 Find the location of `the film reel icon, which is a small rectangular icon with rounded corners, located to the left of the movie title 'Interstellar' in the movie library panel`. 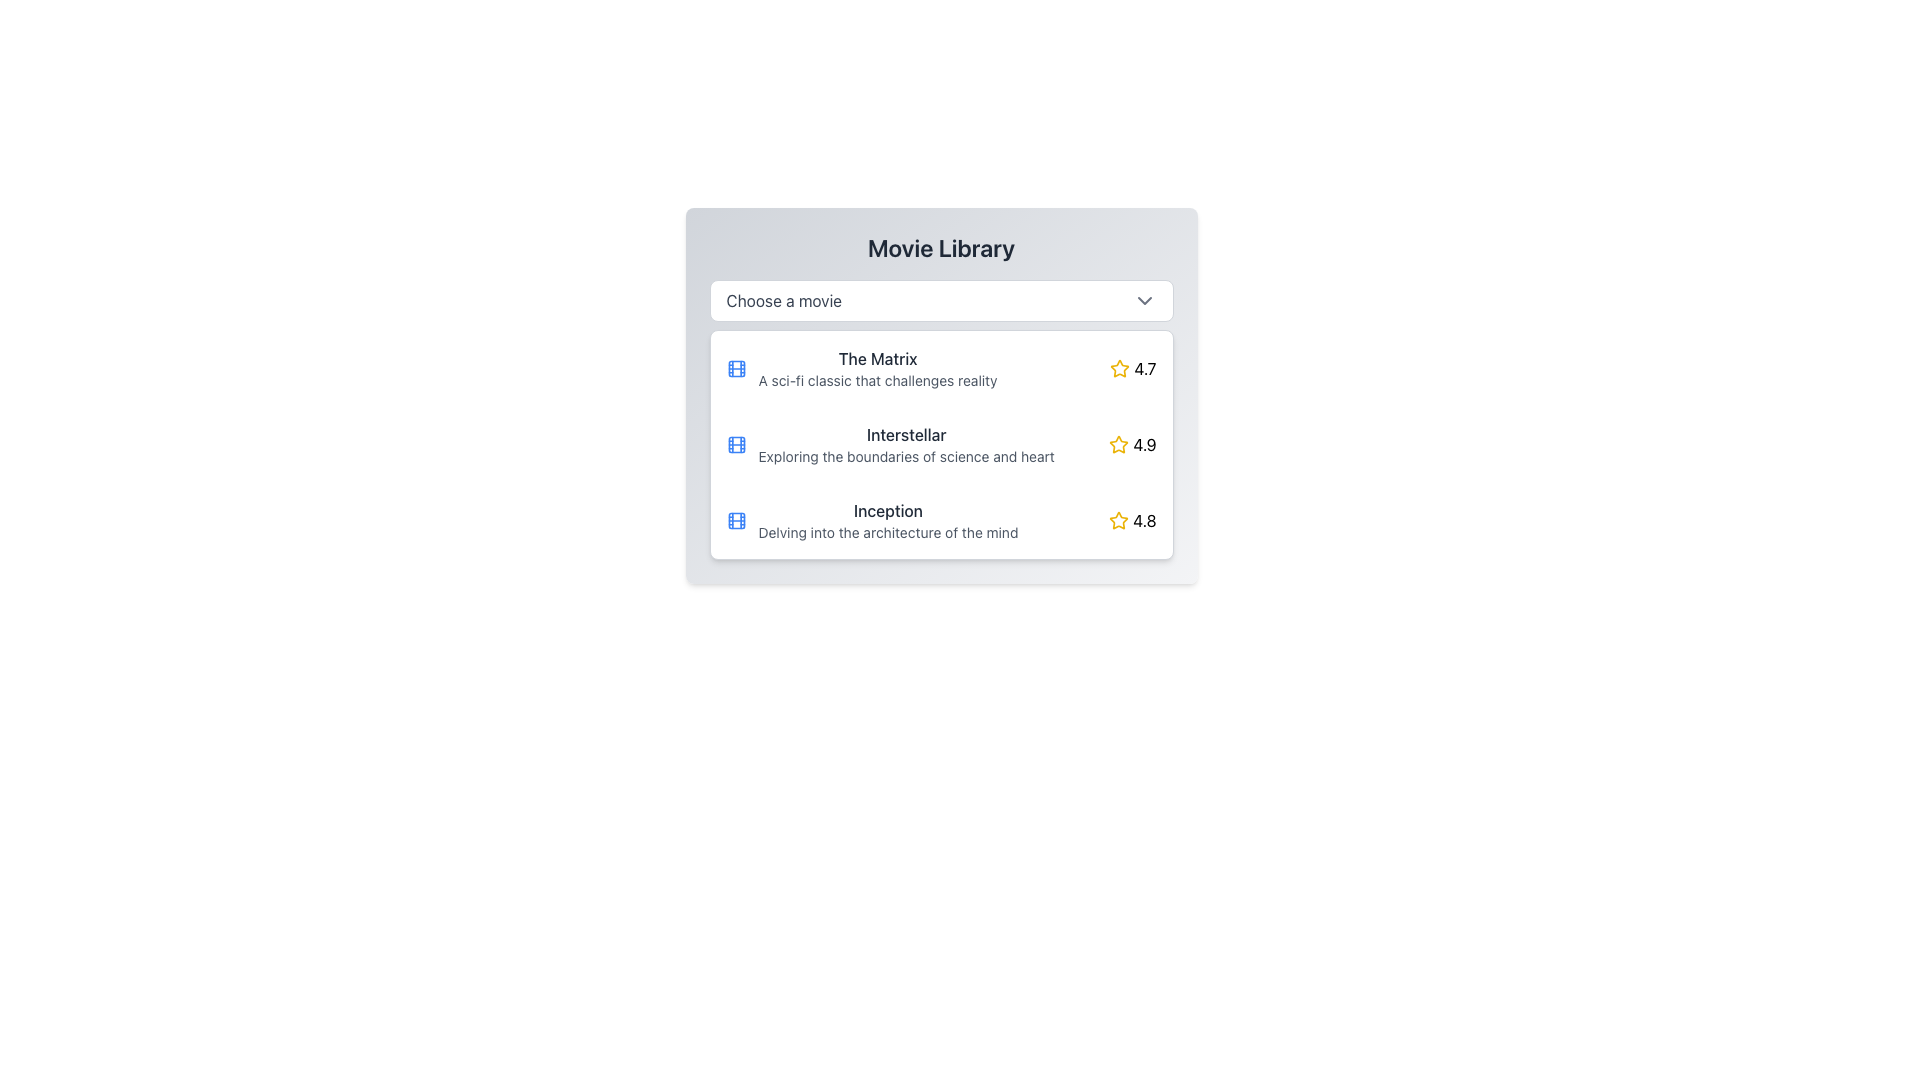

the film reel icon, which is a small rectangular icon with rounded corners, located to the left of the movie title 'Interstellar' in the movie library panel is located at coordinates (735, 443).